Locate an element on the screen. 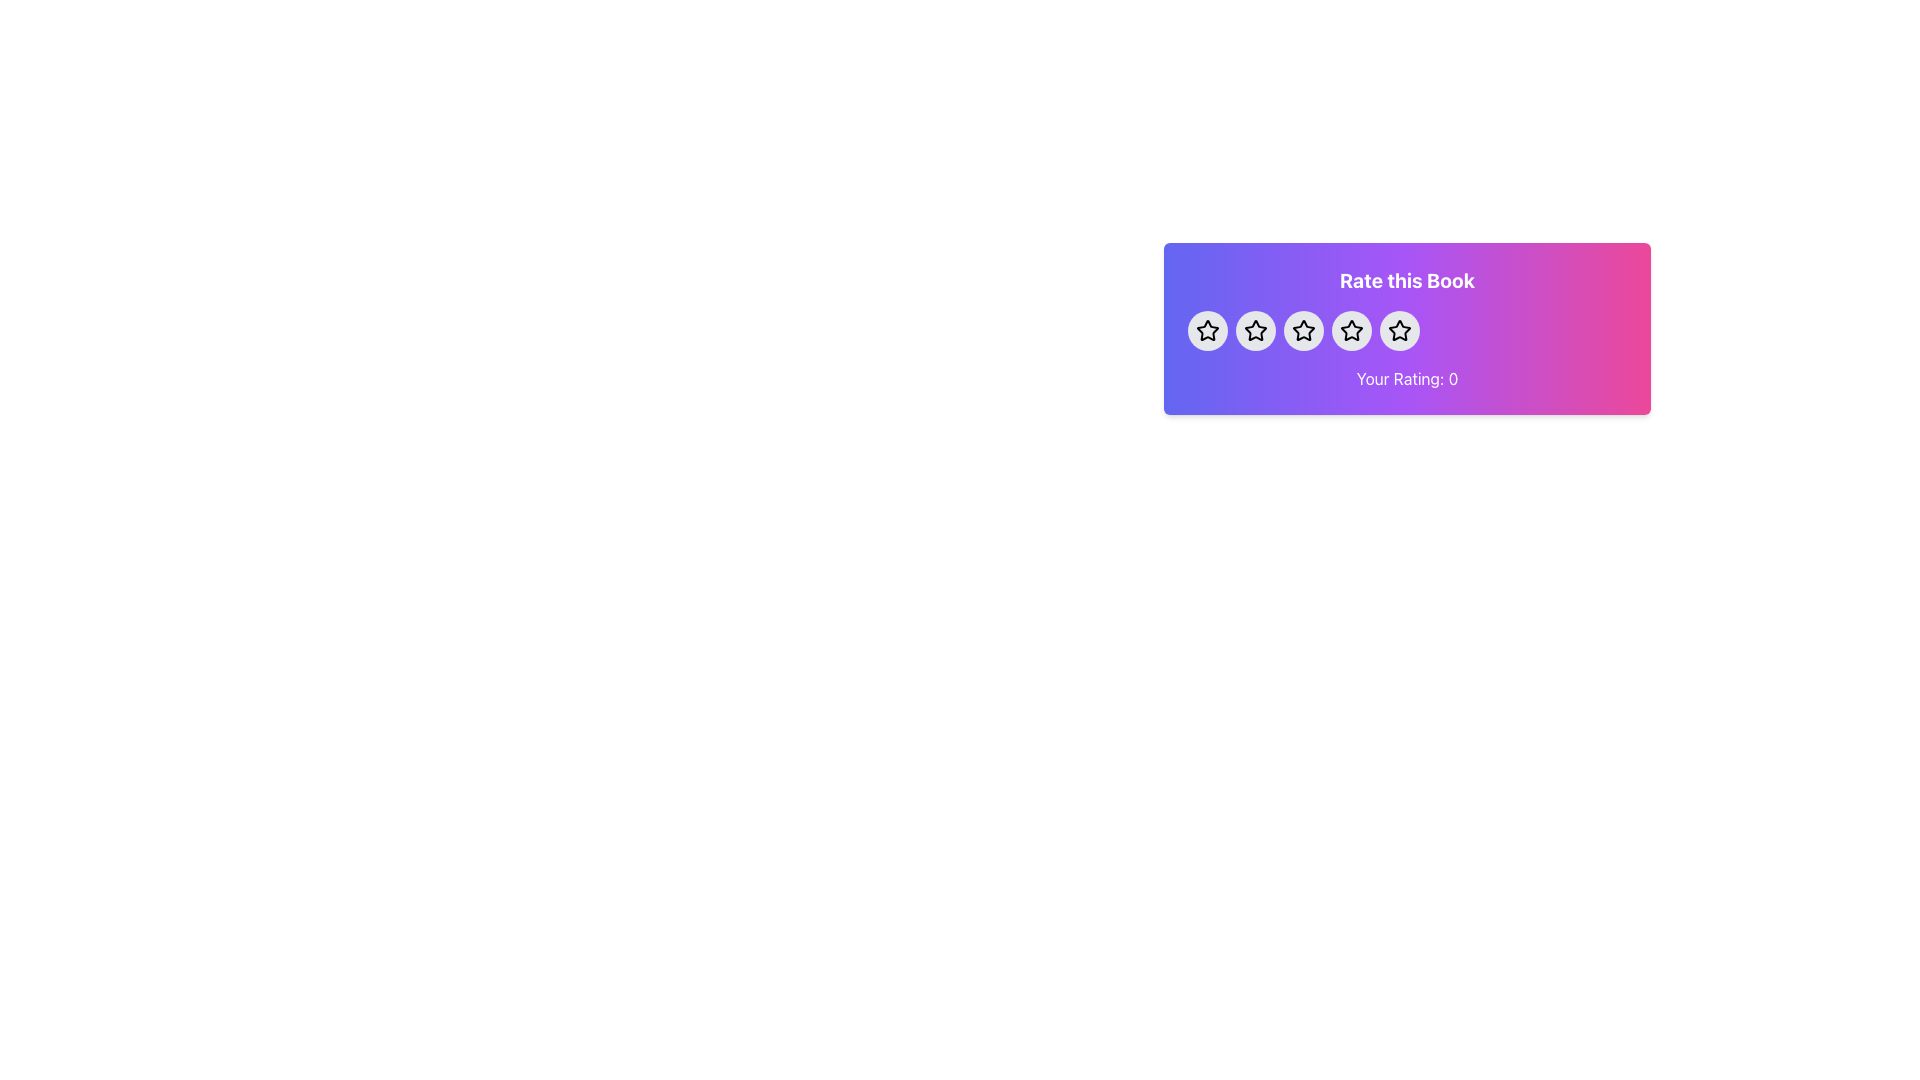 This screenshot has height=1080, width=1920. the first star icon within the gray circular button, which is outlined in black and located on the left side of a group of five similar star icons is located at coordinates (1207, 330).